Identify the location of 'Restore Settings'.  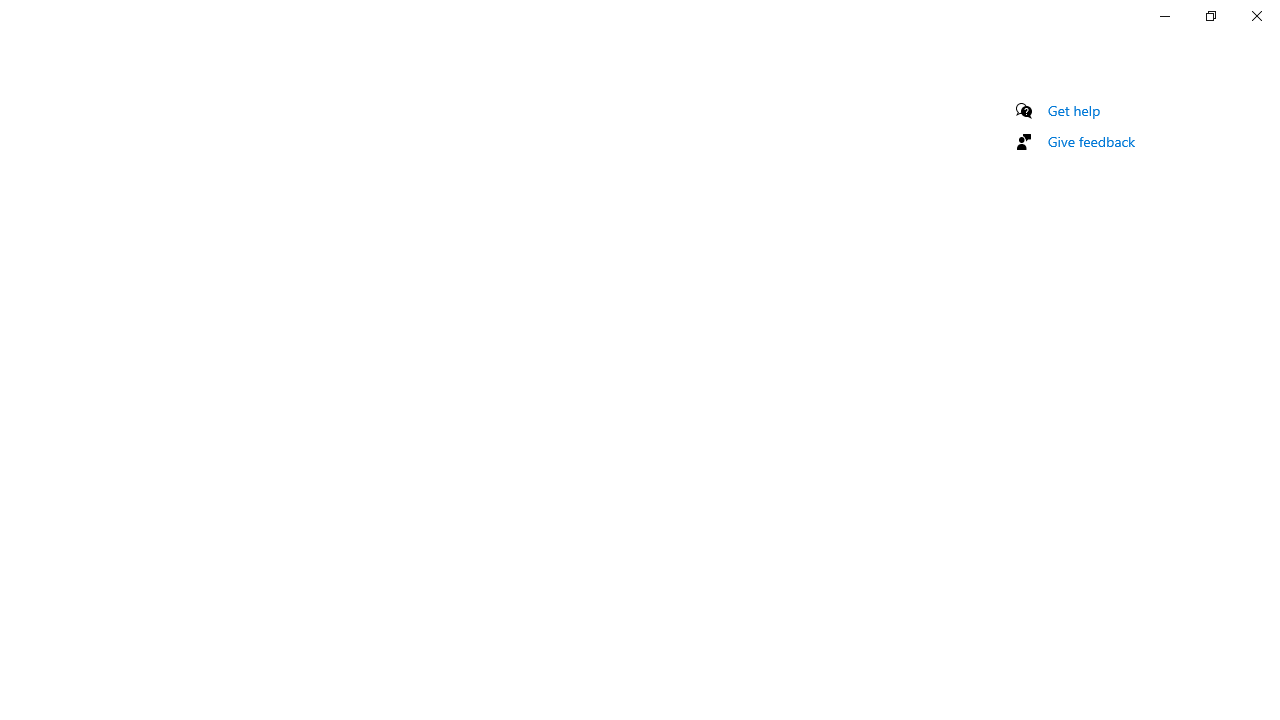
(1209, 15).